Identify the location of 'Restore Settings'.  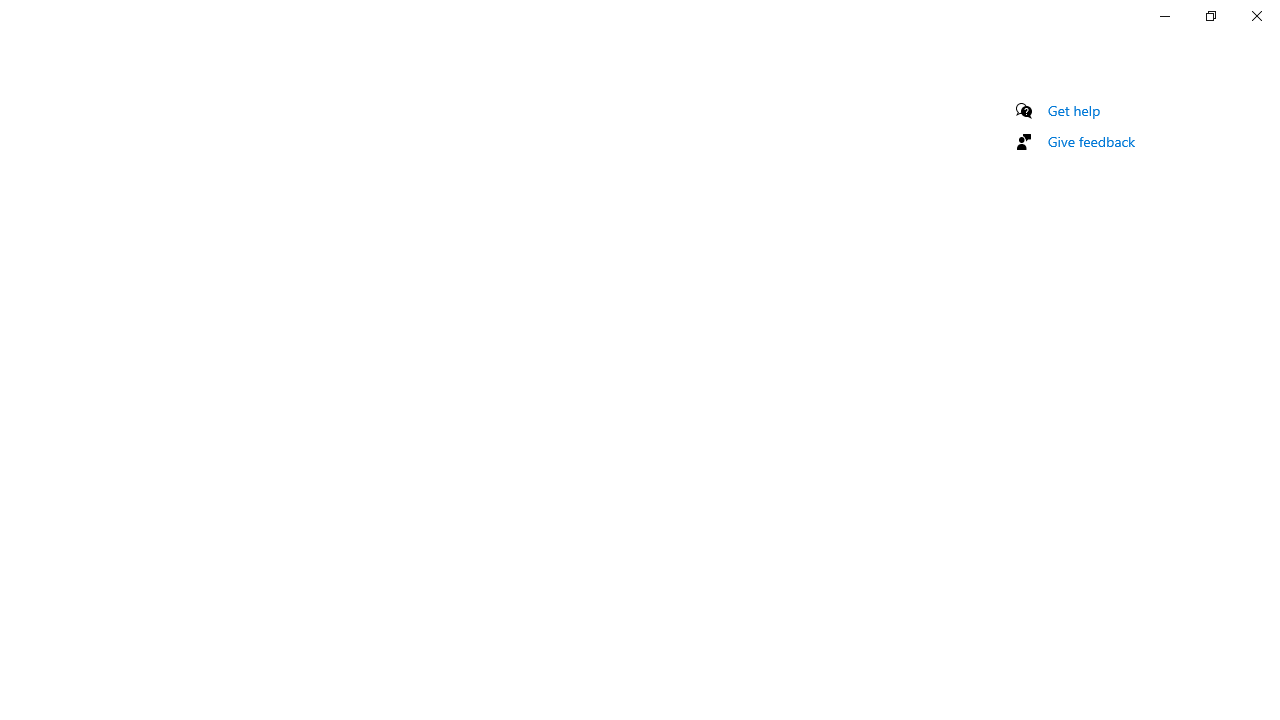
(1209, 15).